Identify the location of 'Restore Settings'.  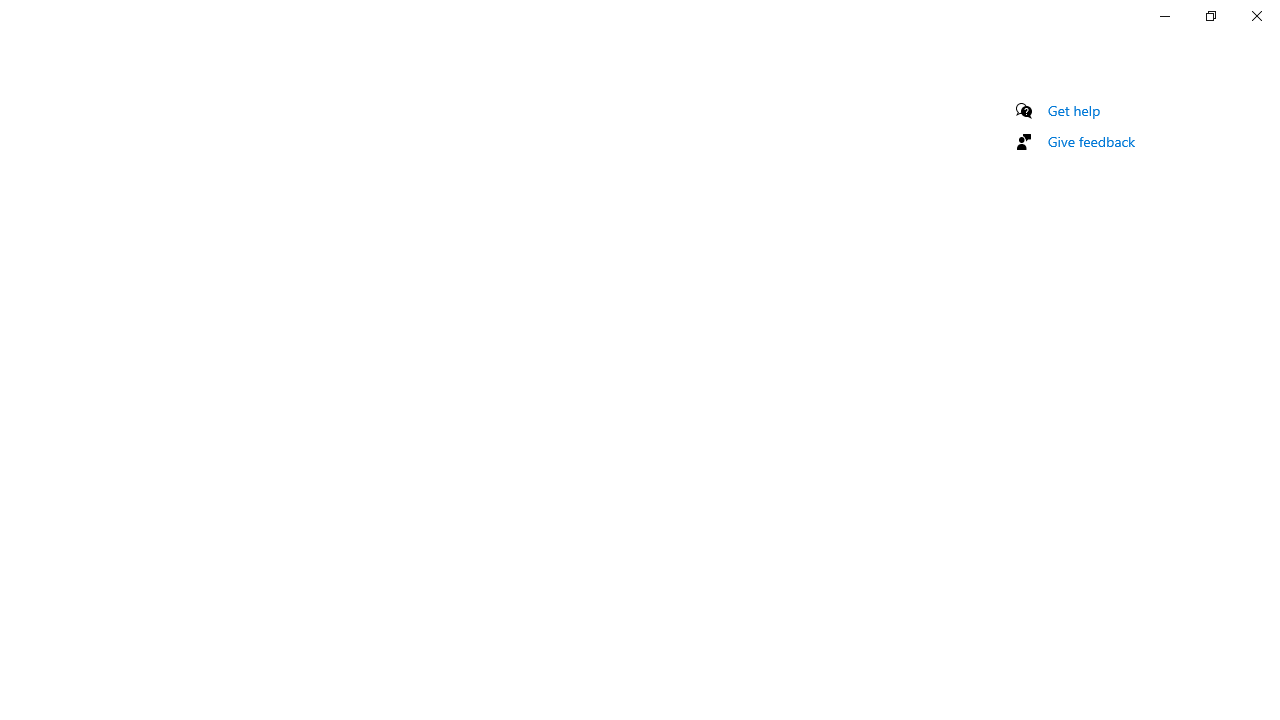
(1209, 15).